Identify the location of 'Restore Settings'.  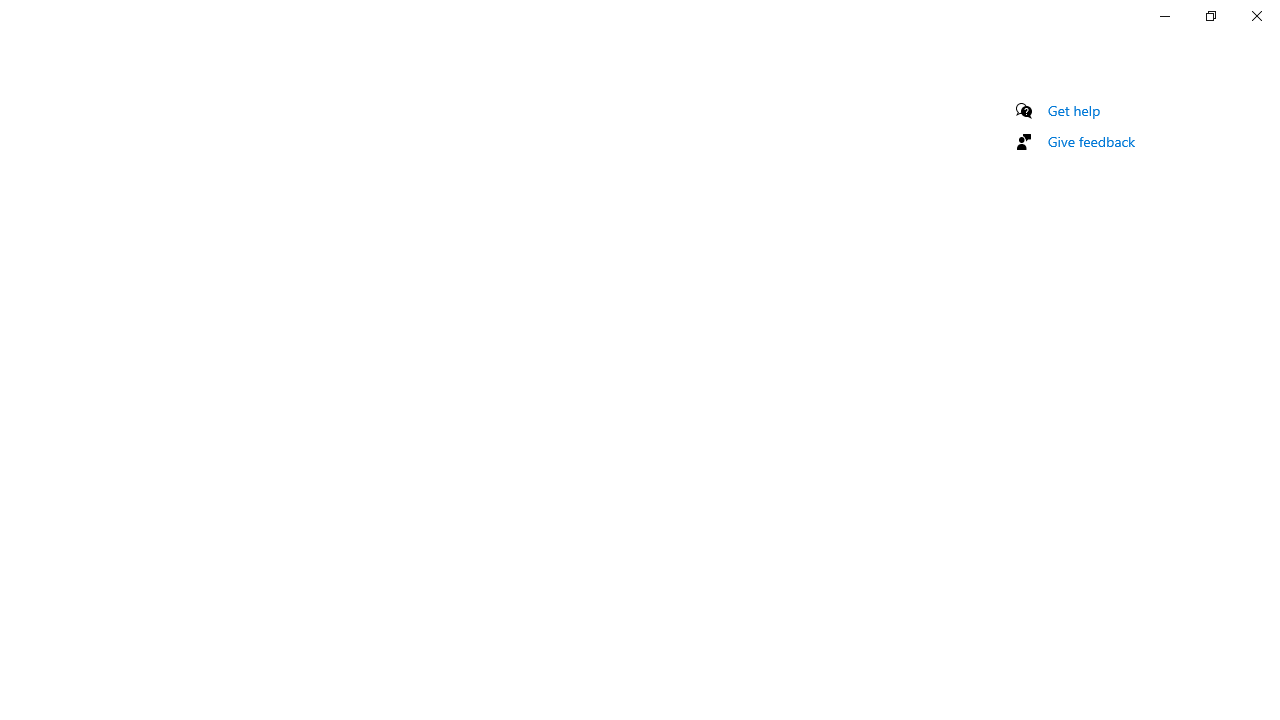
(1209, 15).